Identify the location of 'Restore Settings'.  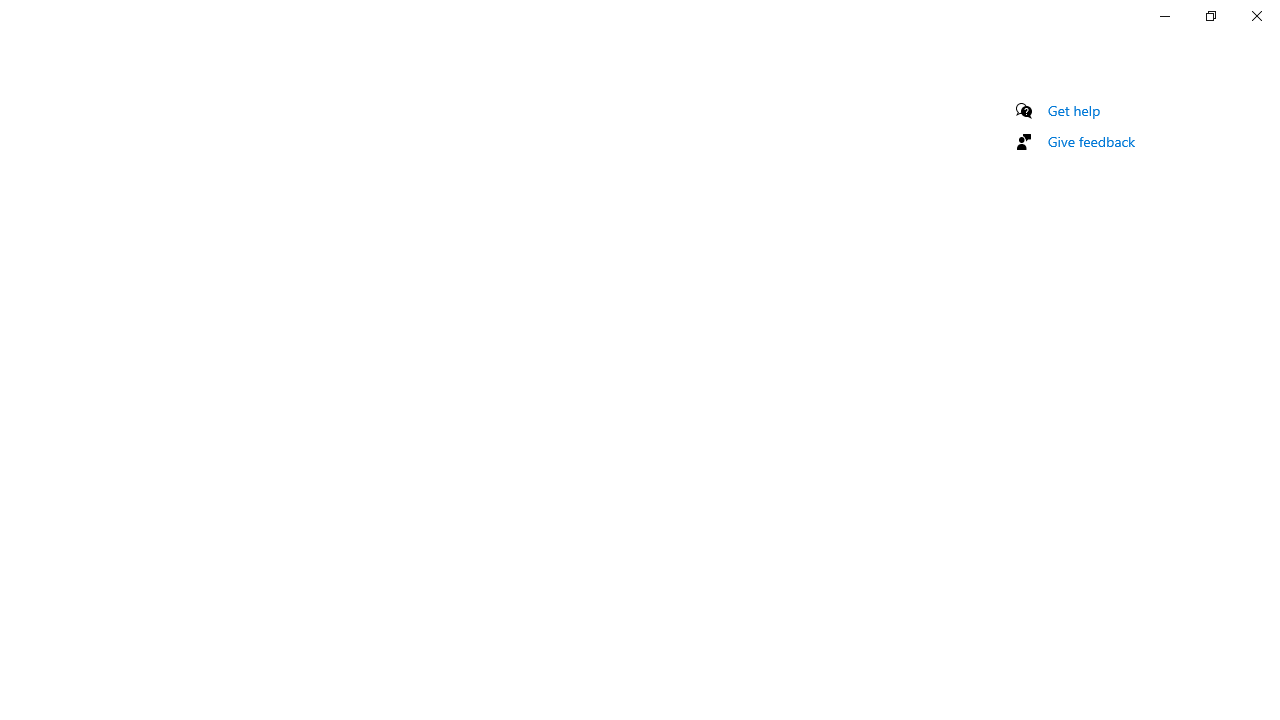
(1209, 15).